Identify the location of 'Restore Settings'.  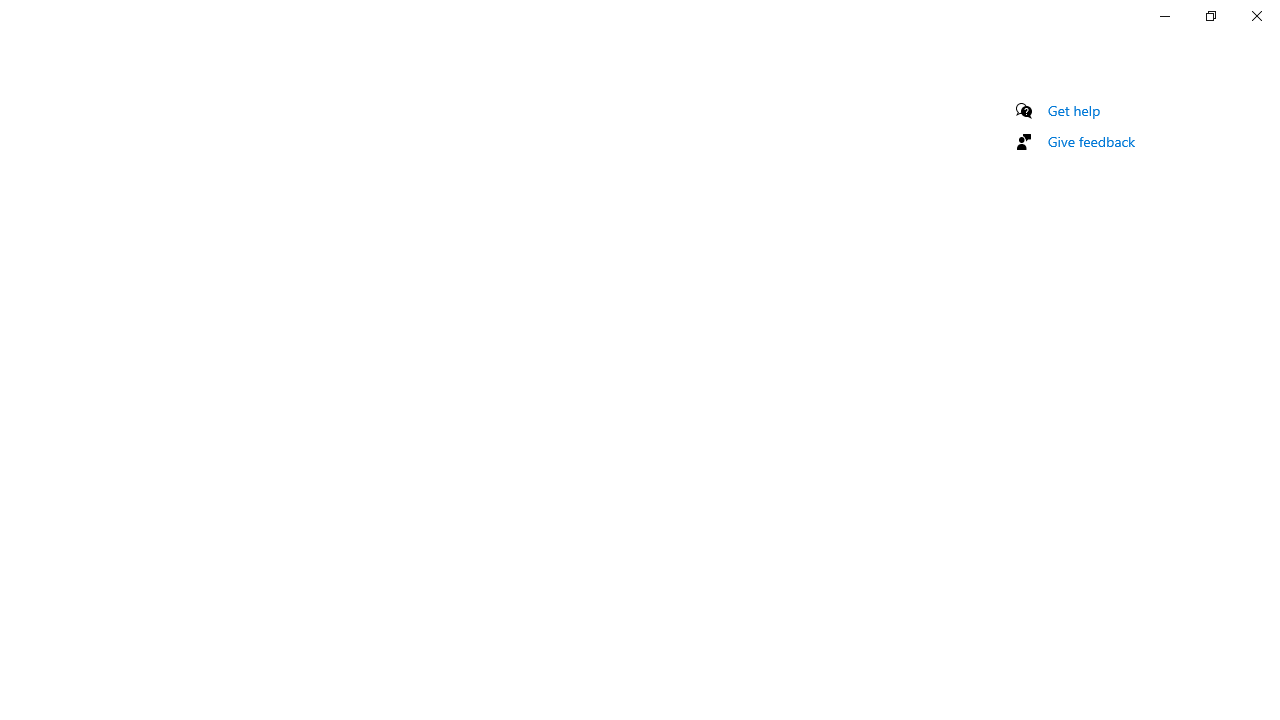
(1209, 15).